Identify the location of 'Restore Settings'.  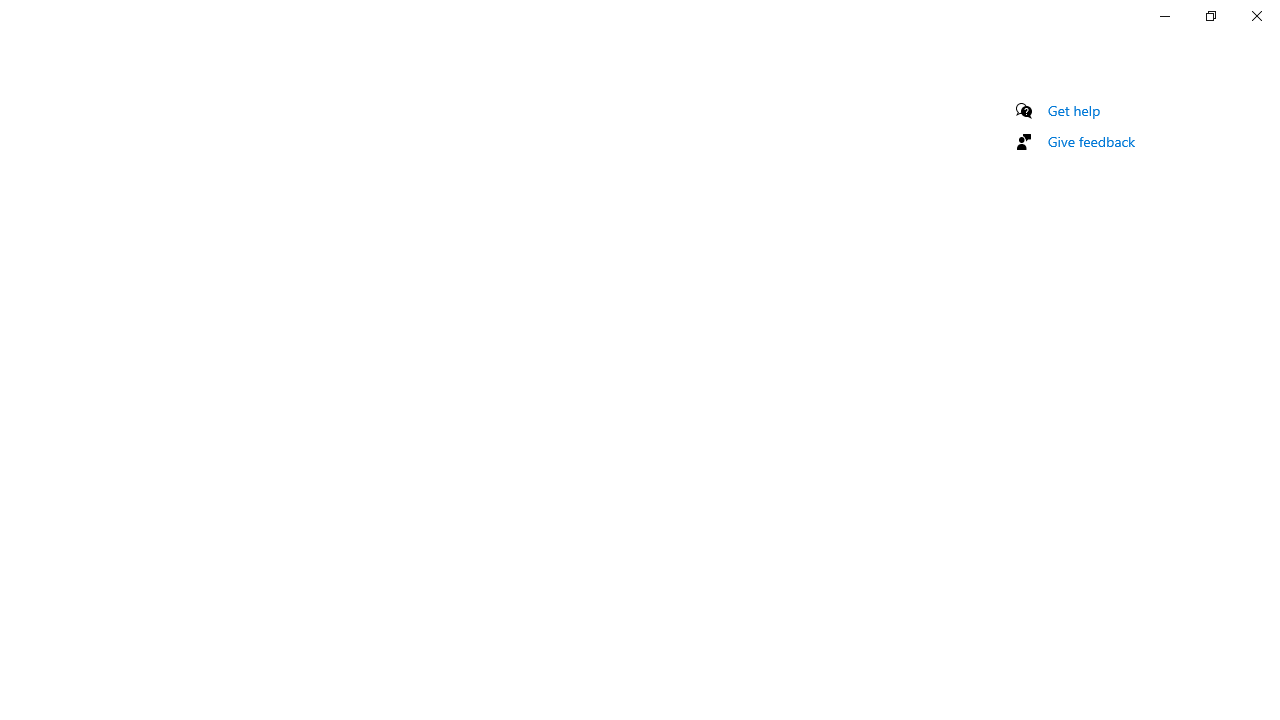
(1209, 15).